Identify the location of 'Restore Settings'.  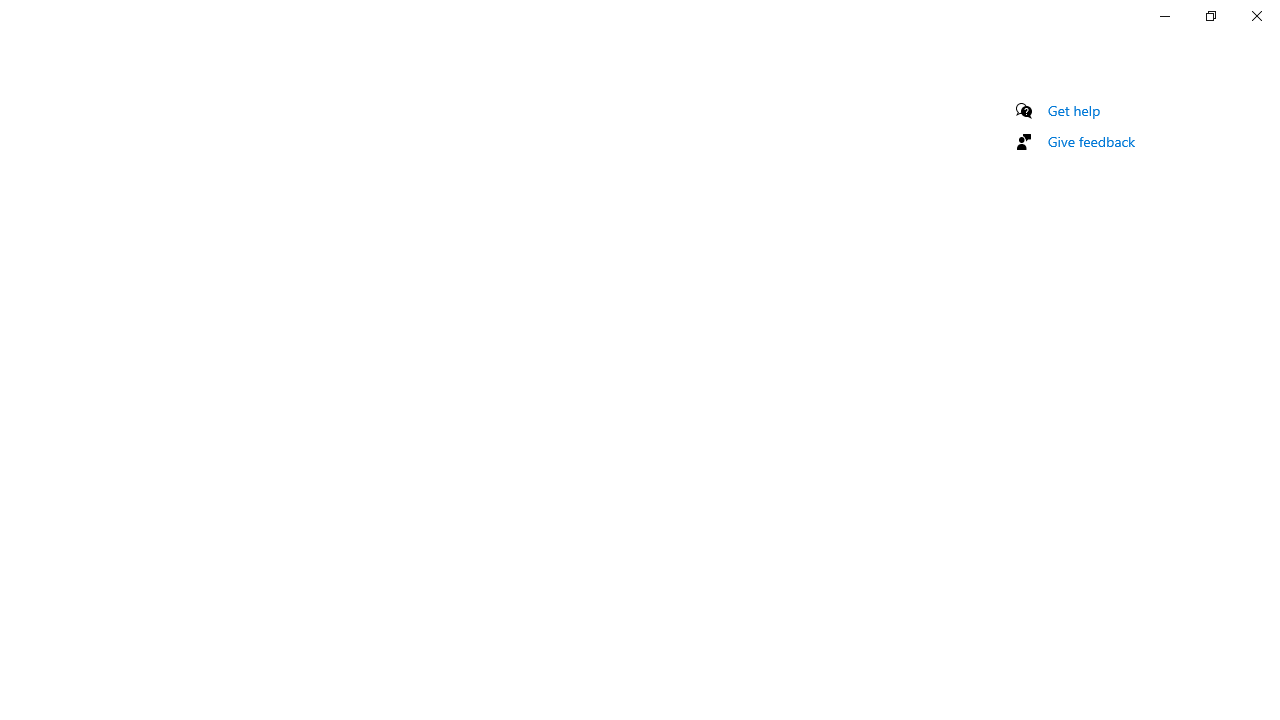
(1209, 15).